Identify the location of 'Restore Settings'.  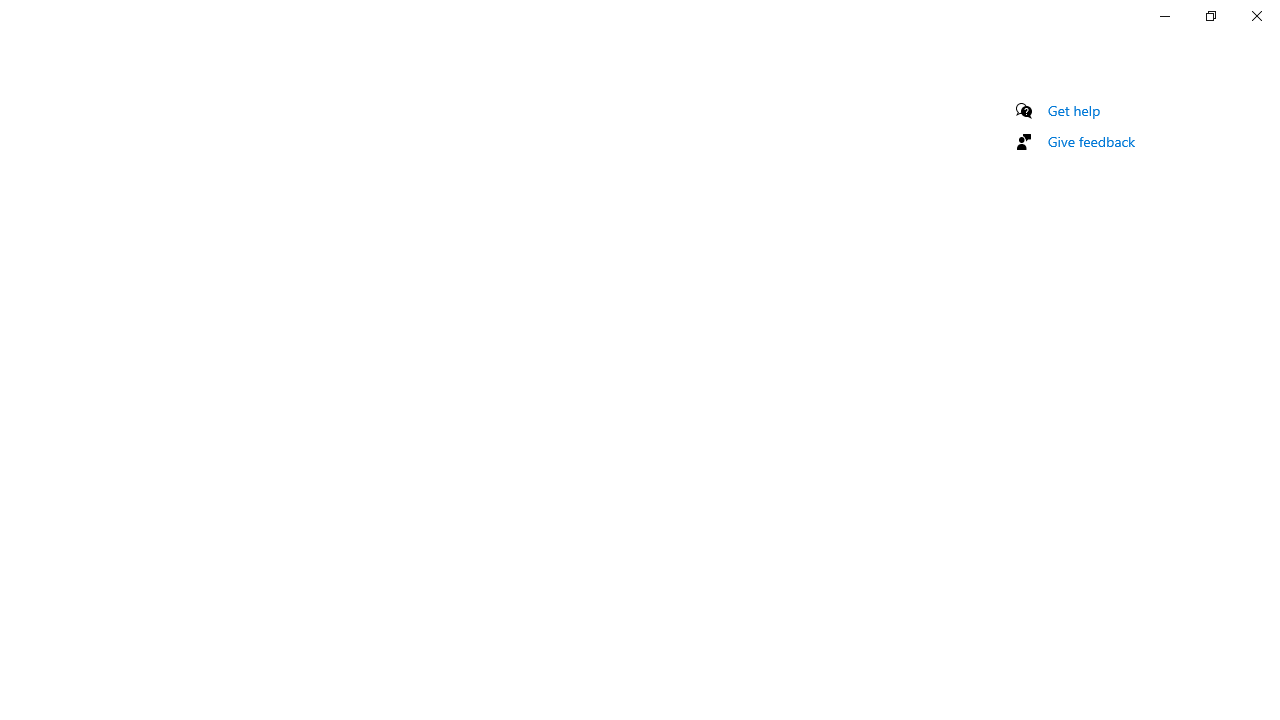
(1209, 15).